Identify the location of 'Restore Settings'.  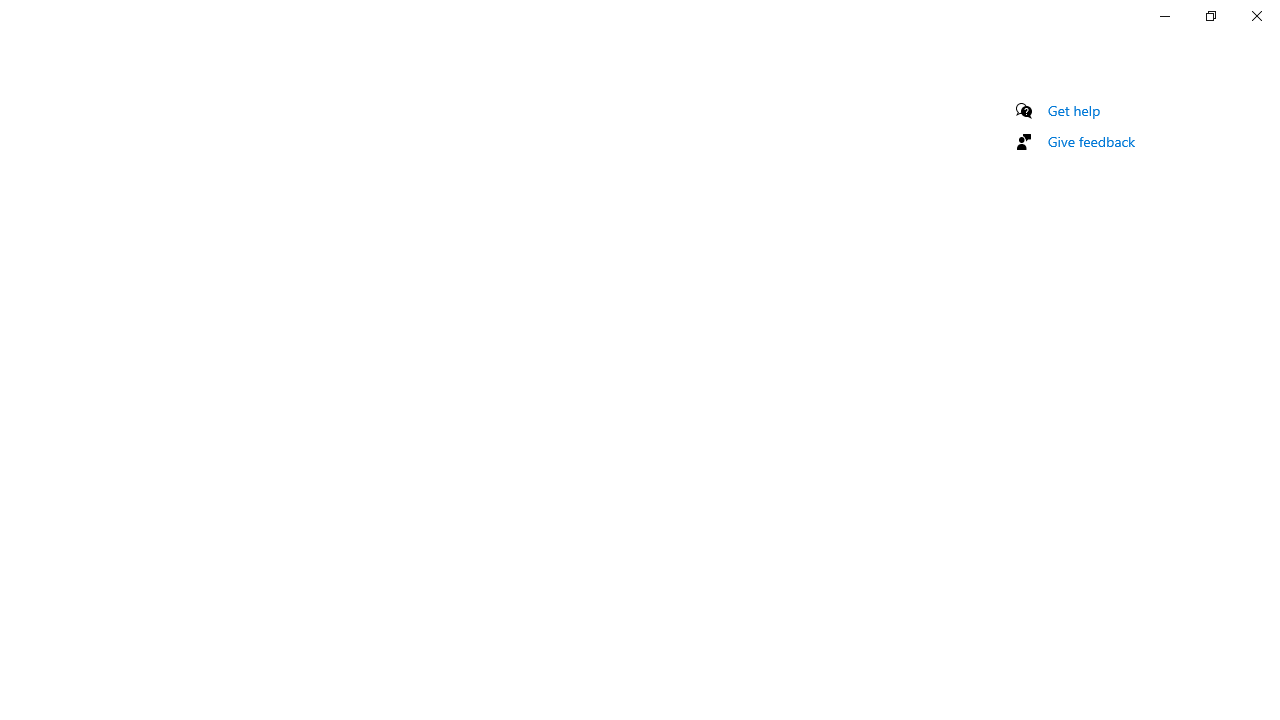
(1209, 15).